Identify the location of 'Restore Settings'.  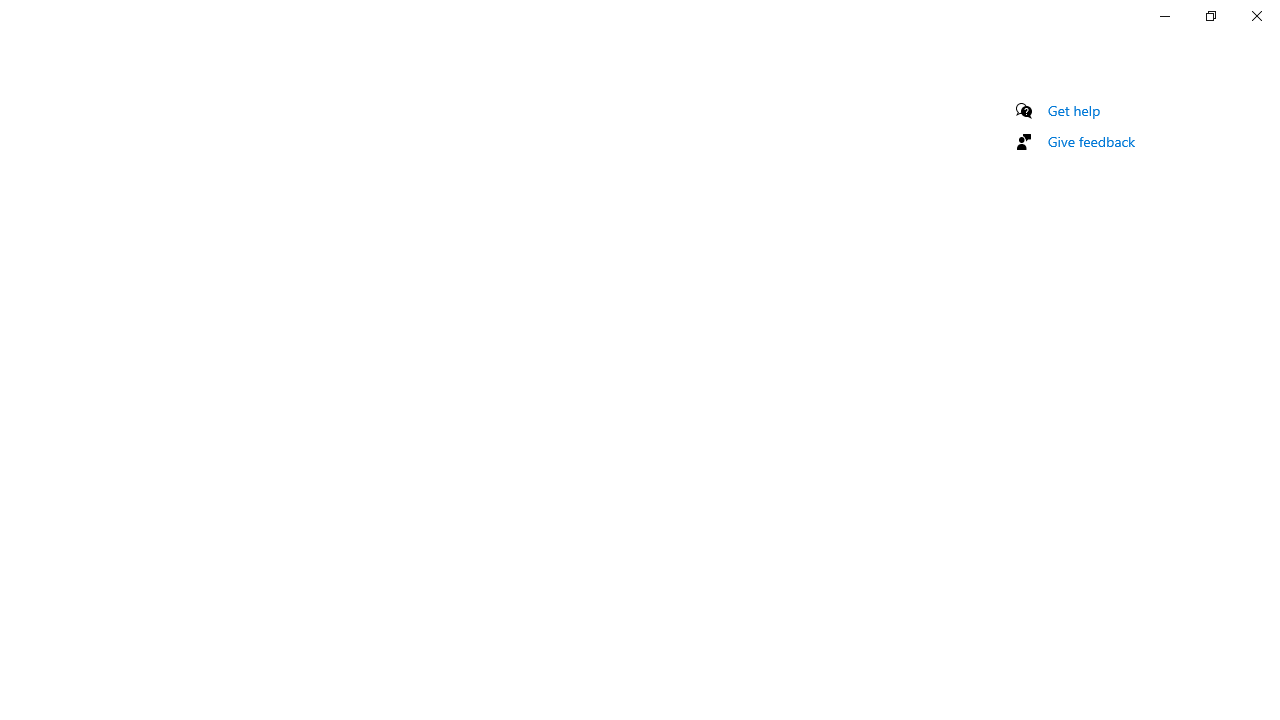
(1209, 15).